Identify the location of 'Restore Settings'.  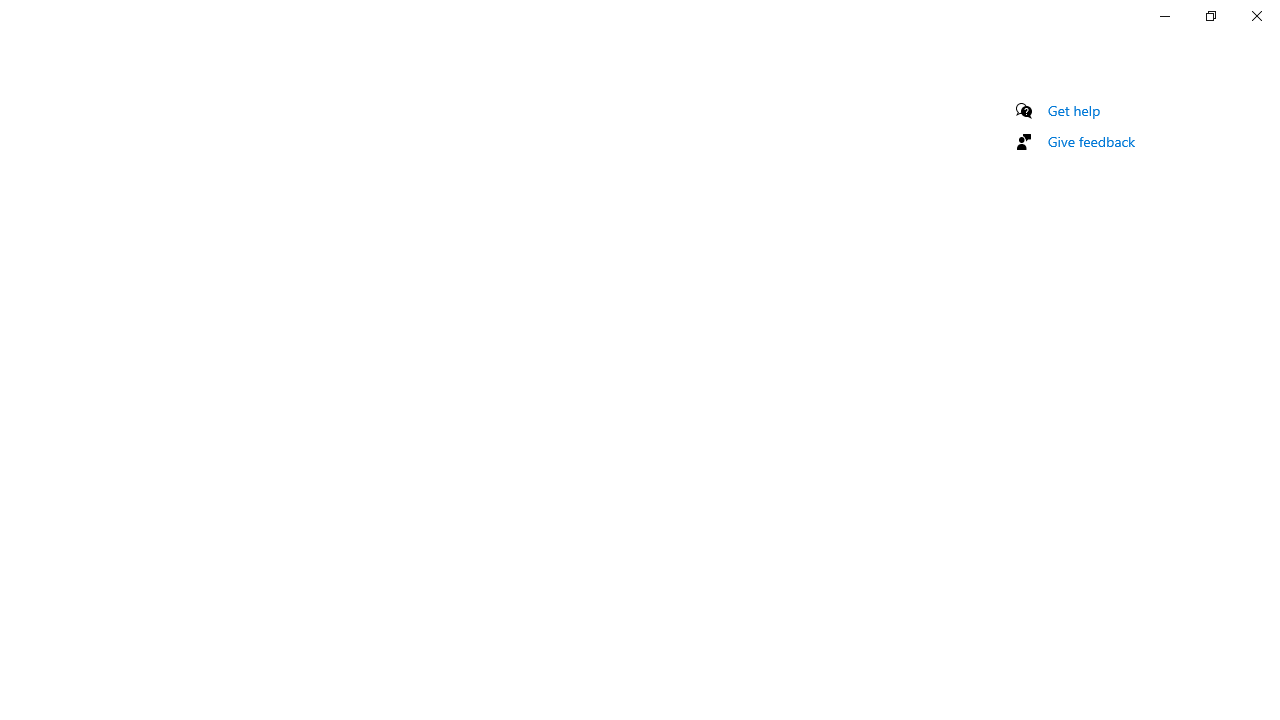
(1209, 15).